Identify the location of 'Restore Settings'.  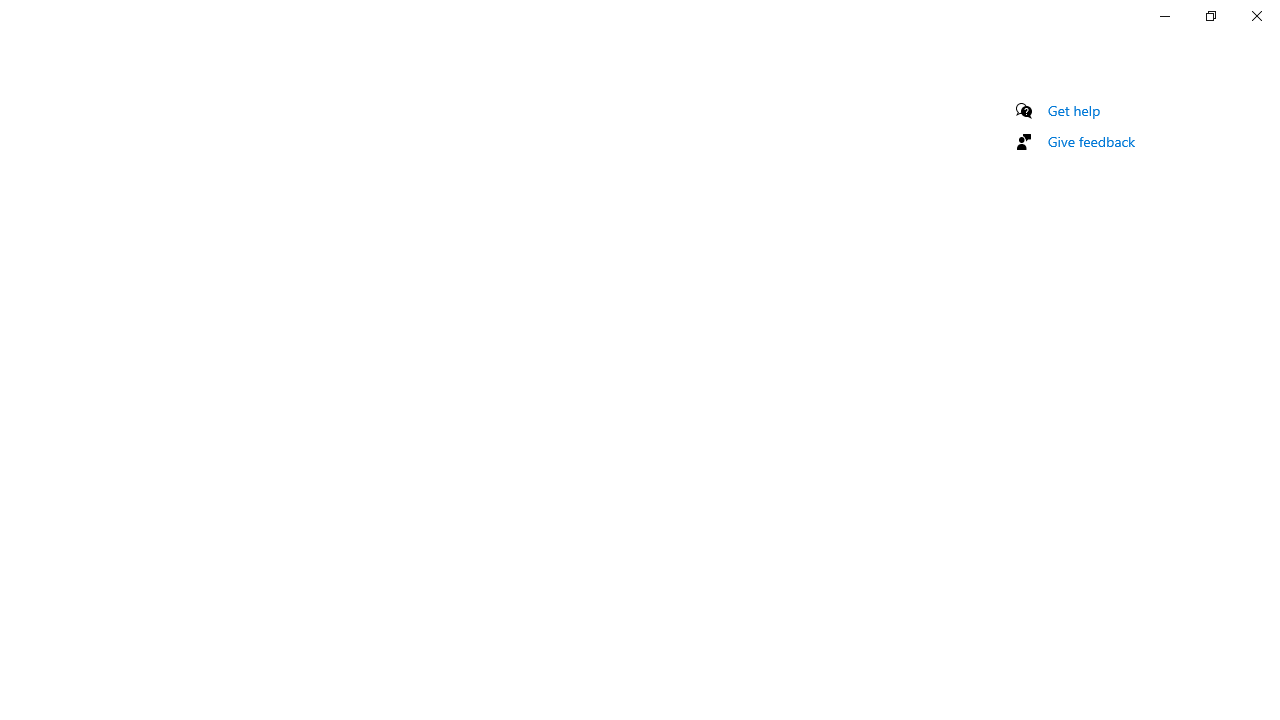
(1209, 15).